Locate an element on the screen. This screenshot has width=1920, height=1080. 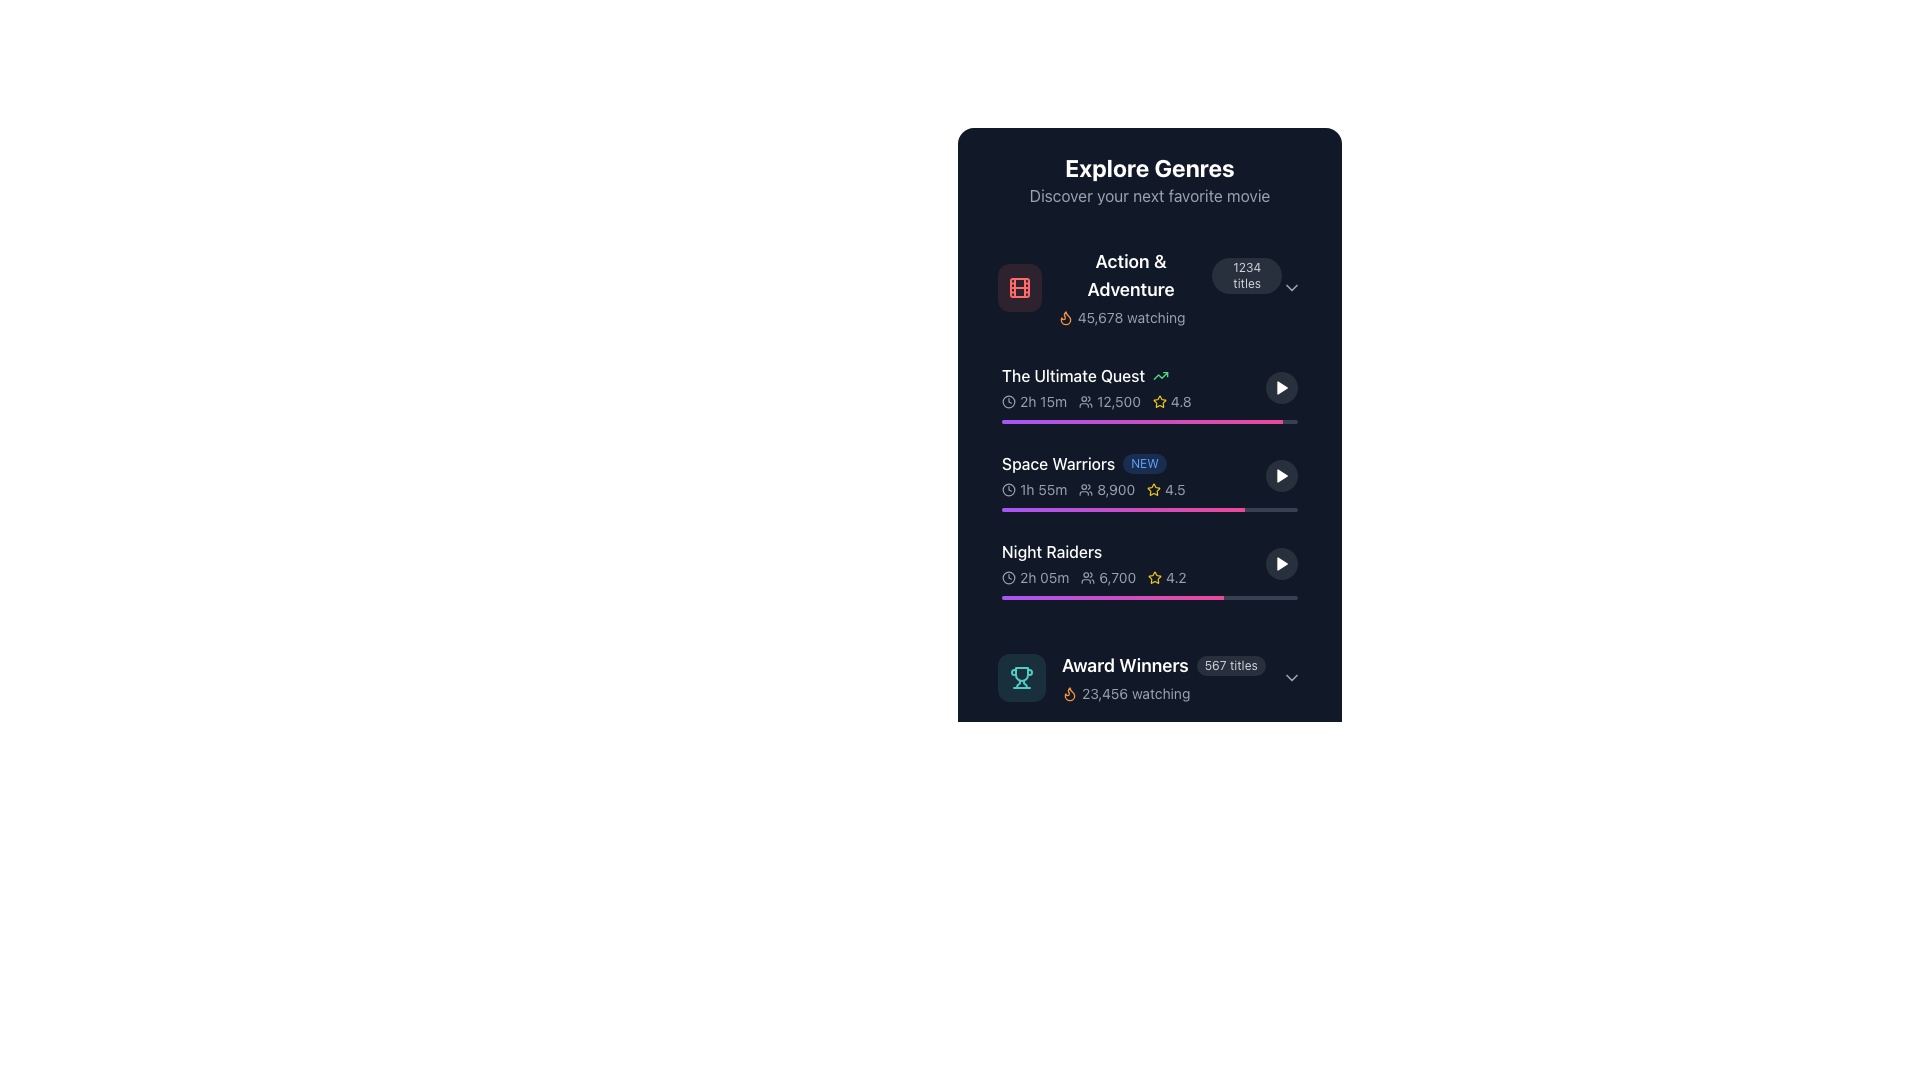
individual movie entries in the 'Action & Adventure' genre section located prominently in the top-left of the 'Explore Genres' card is located at coordinates (1150, 424).